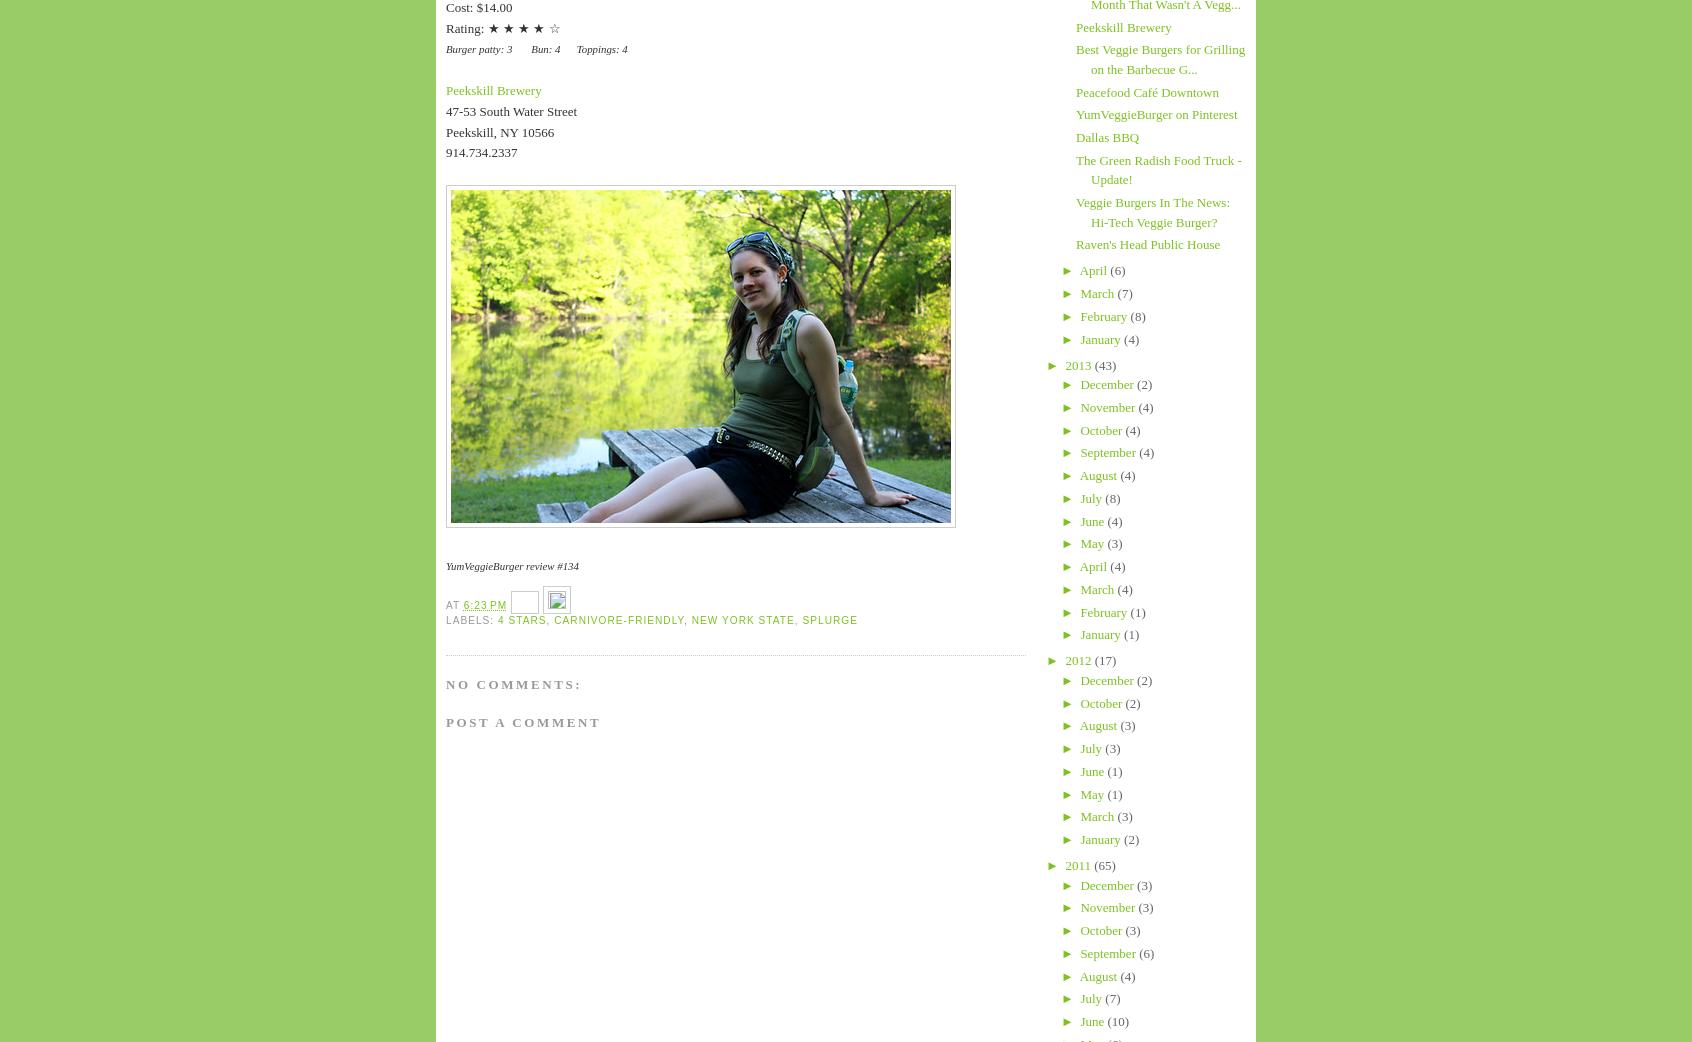 The width and height of the screenshot is (1692, 1042). I want to click on 'Post a Comment', so click(523, 720).